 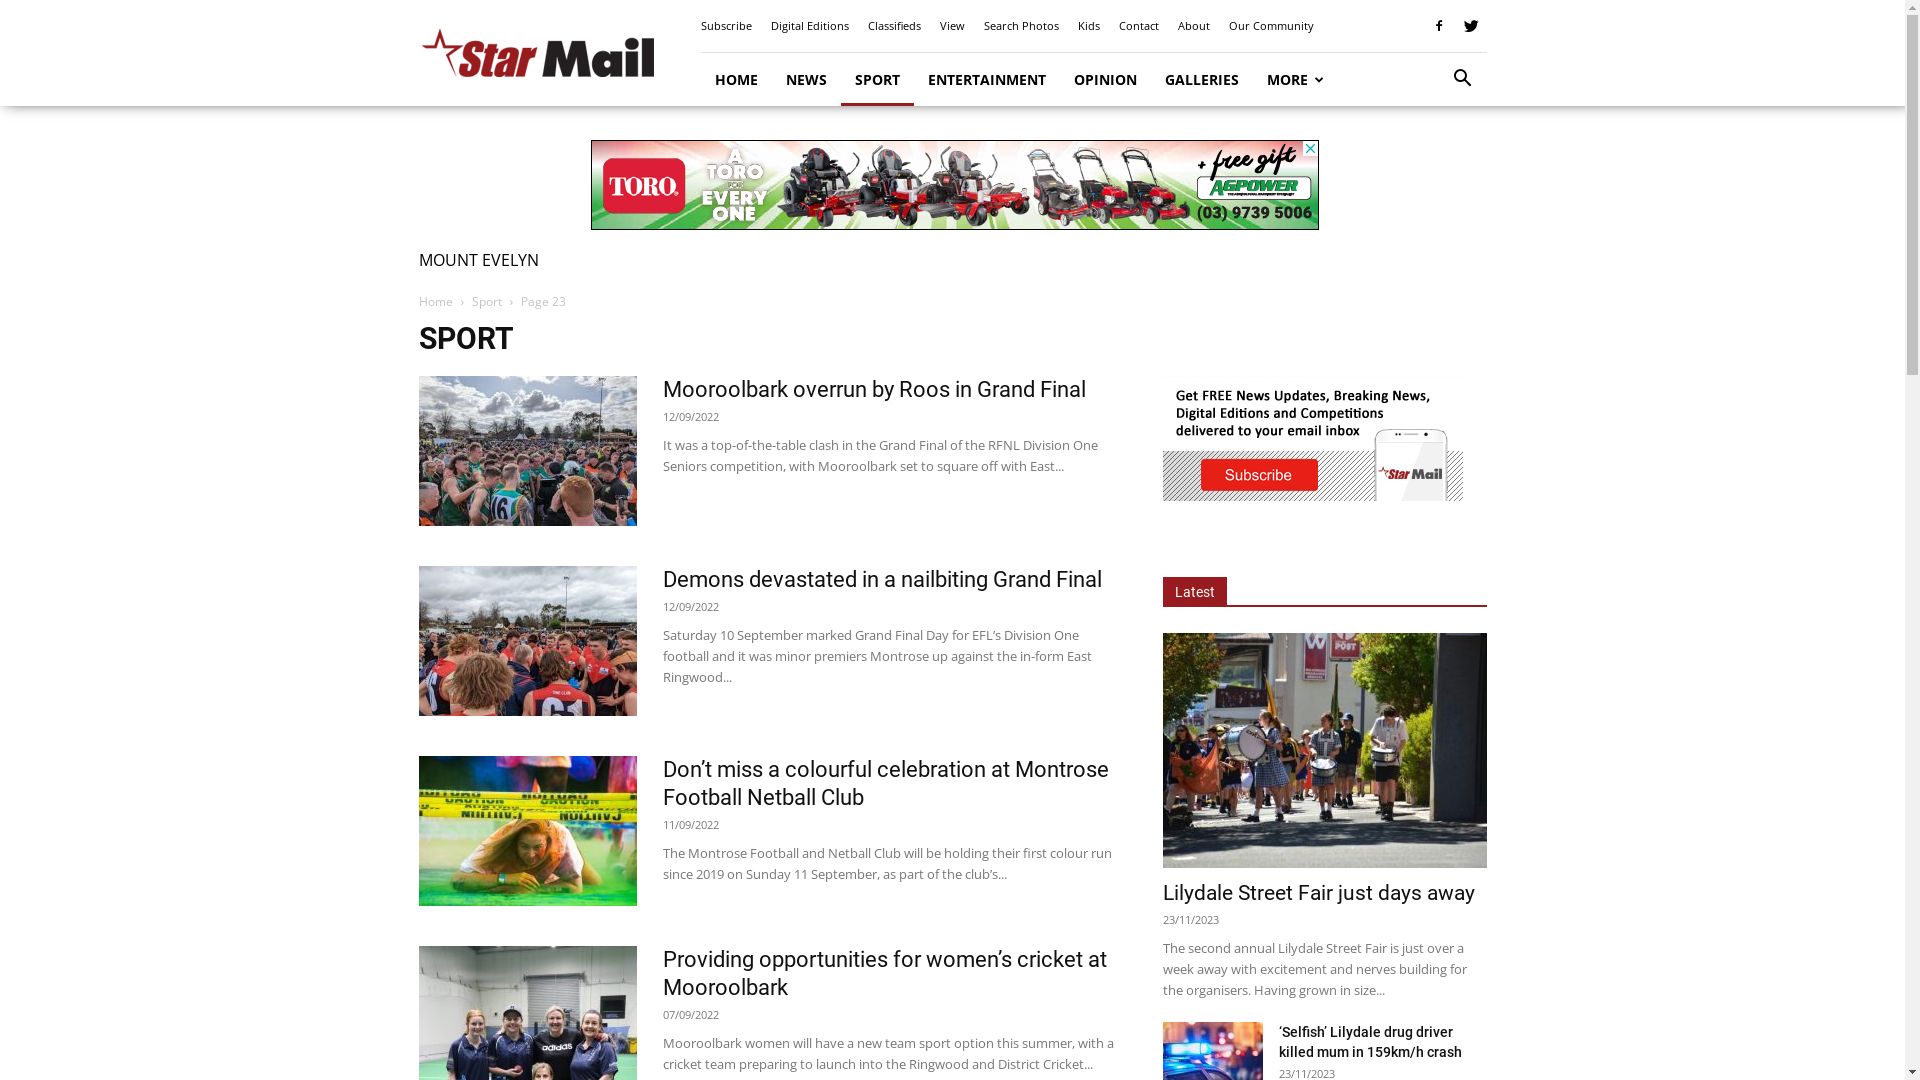 I want to click on 'View', so click(x=951, y=25).